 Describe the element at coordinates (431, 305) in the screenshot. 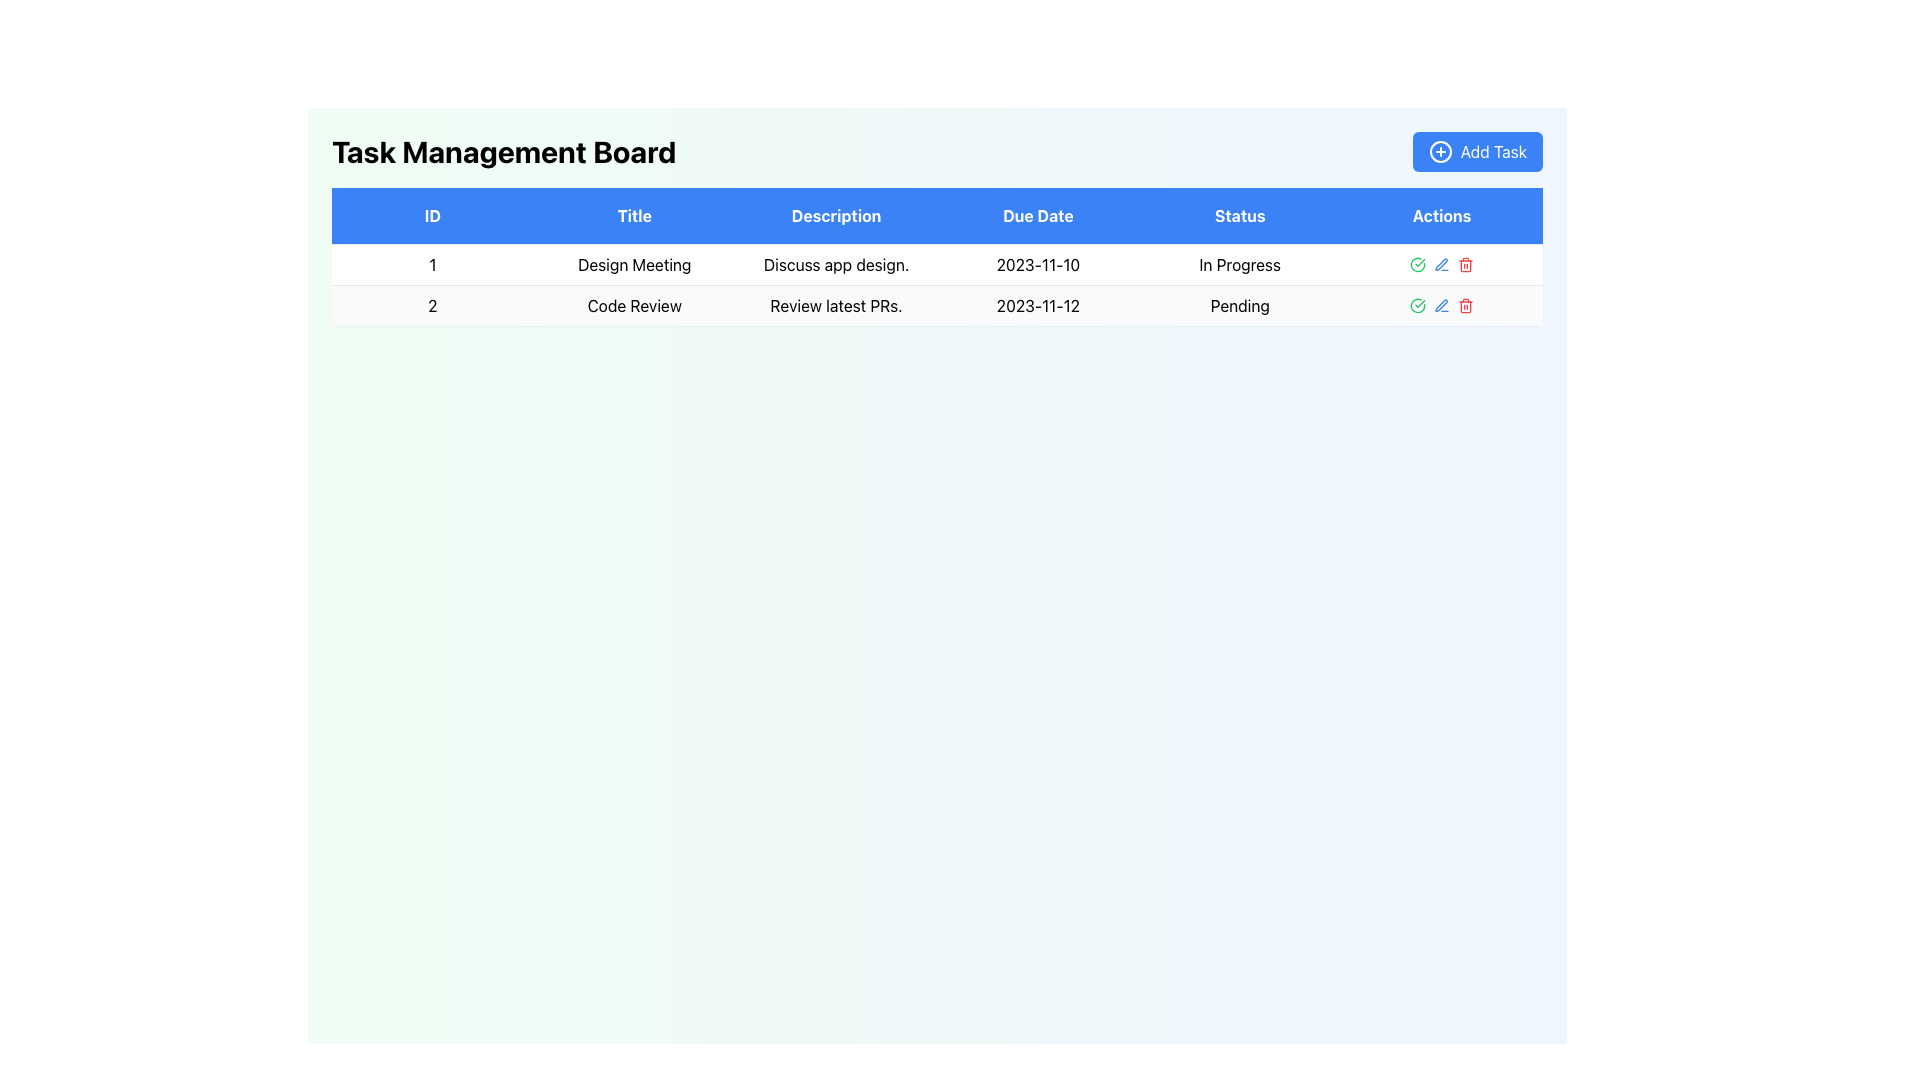

I see `the first cell of the second row in the task management table under the 'ID' column` at that location.